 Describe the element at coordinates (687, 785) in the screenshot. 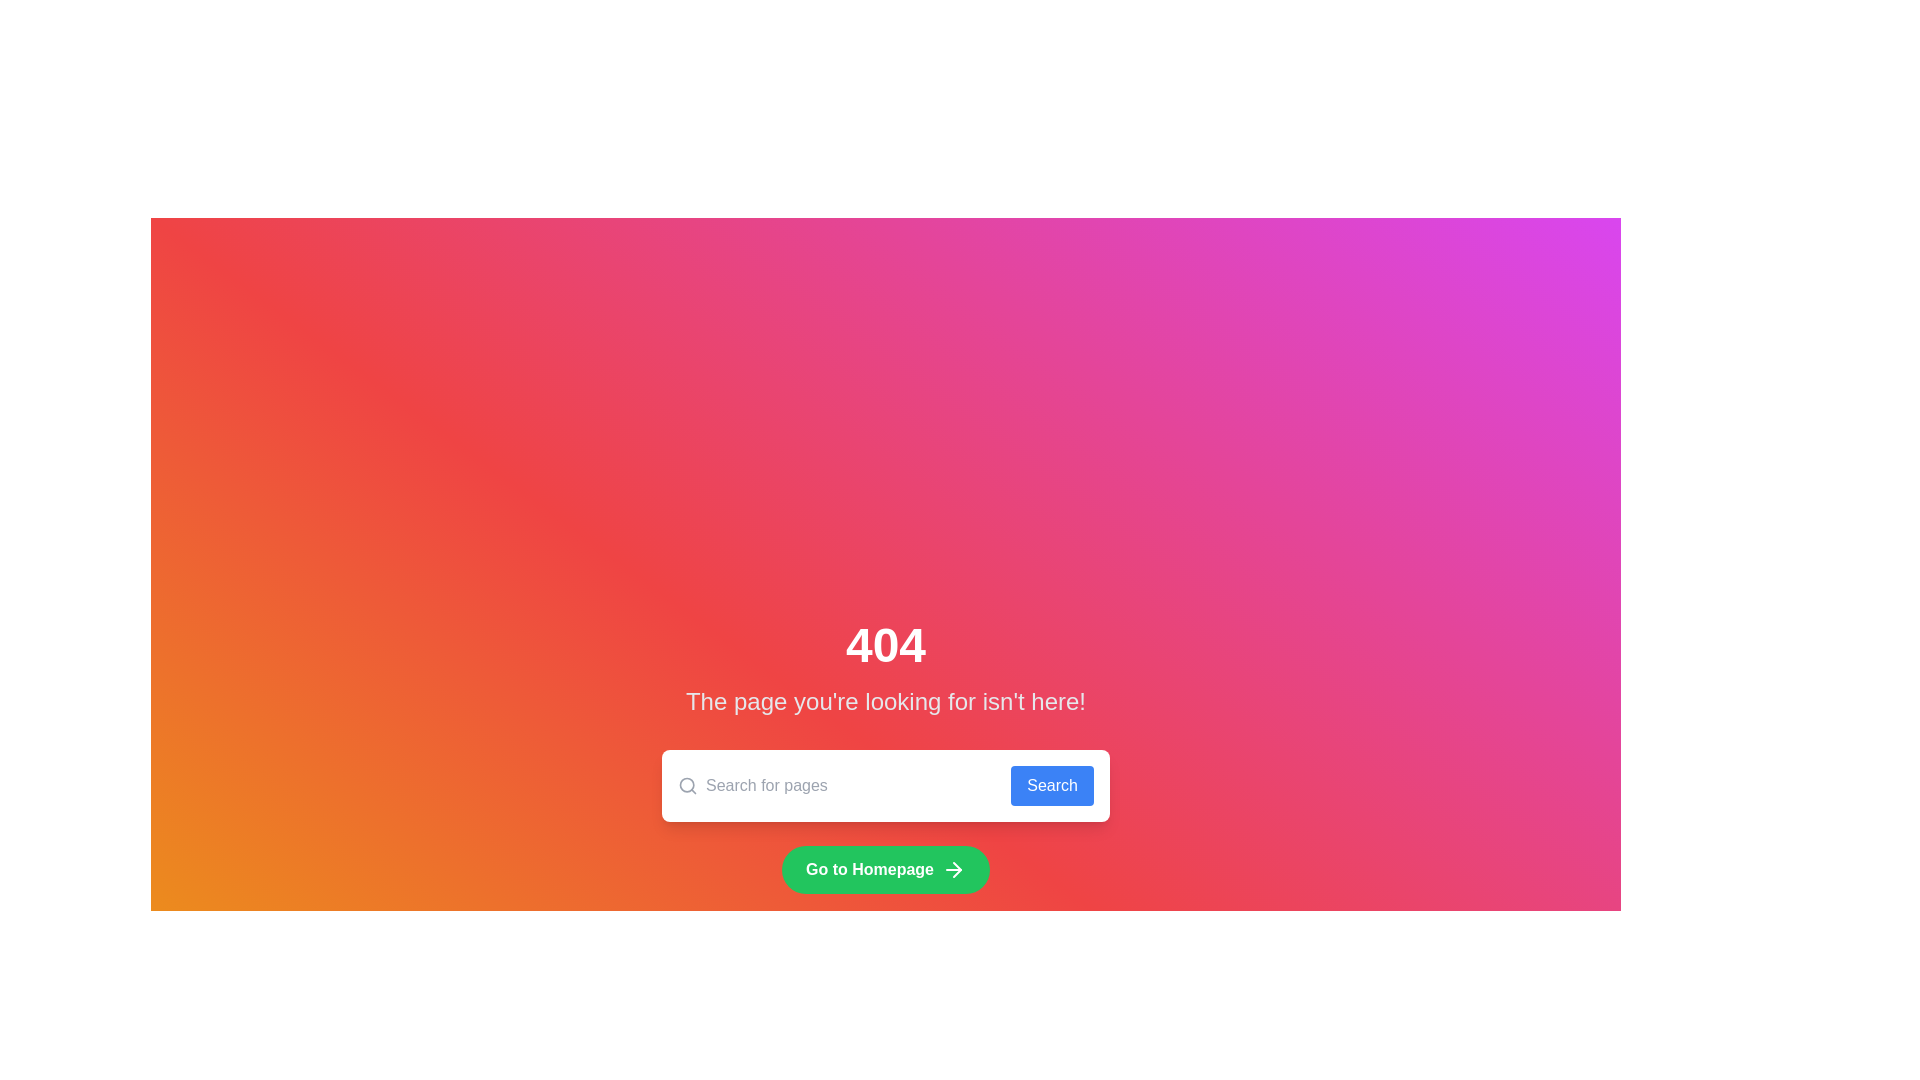

I see `the small gray search icon resembling a magnifying glass located at the start of the search bar, which is inside a white rounded rectangle` at that location.